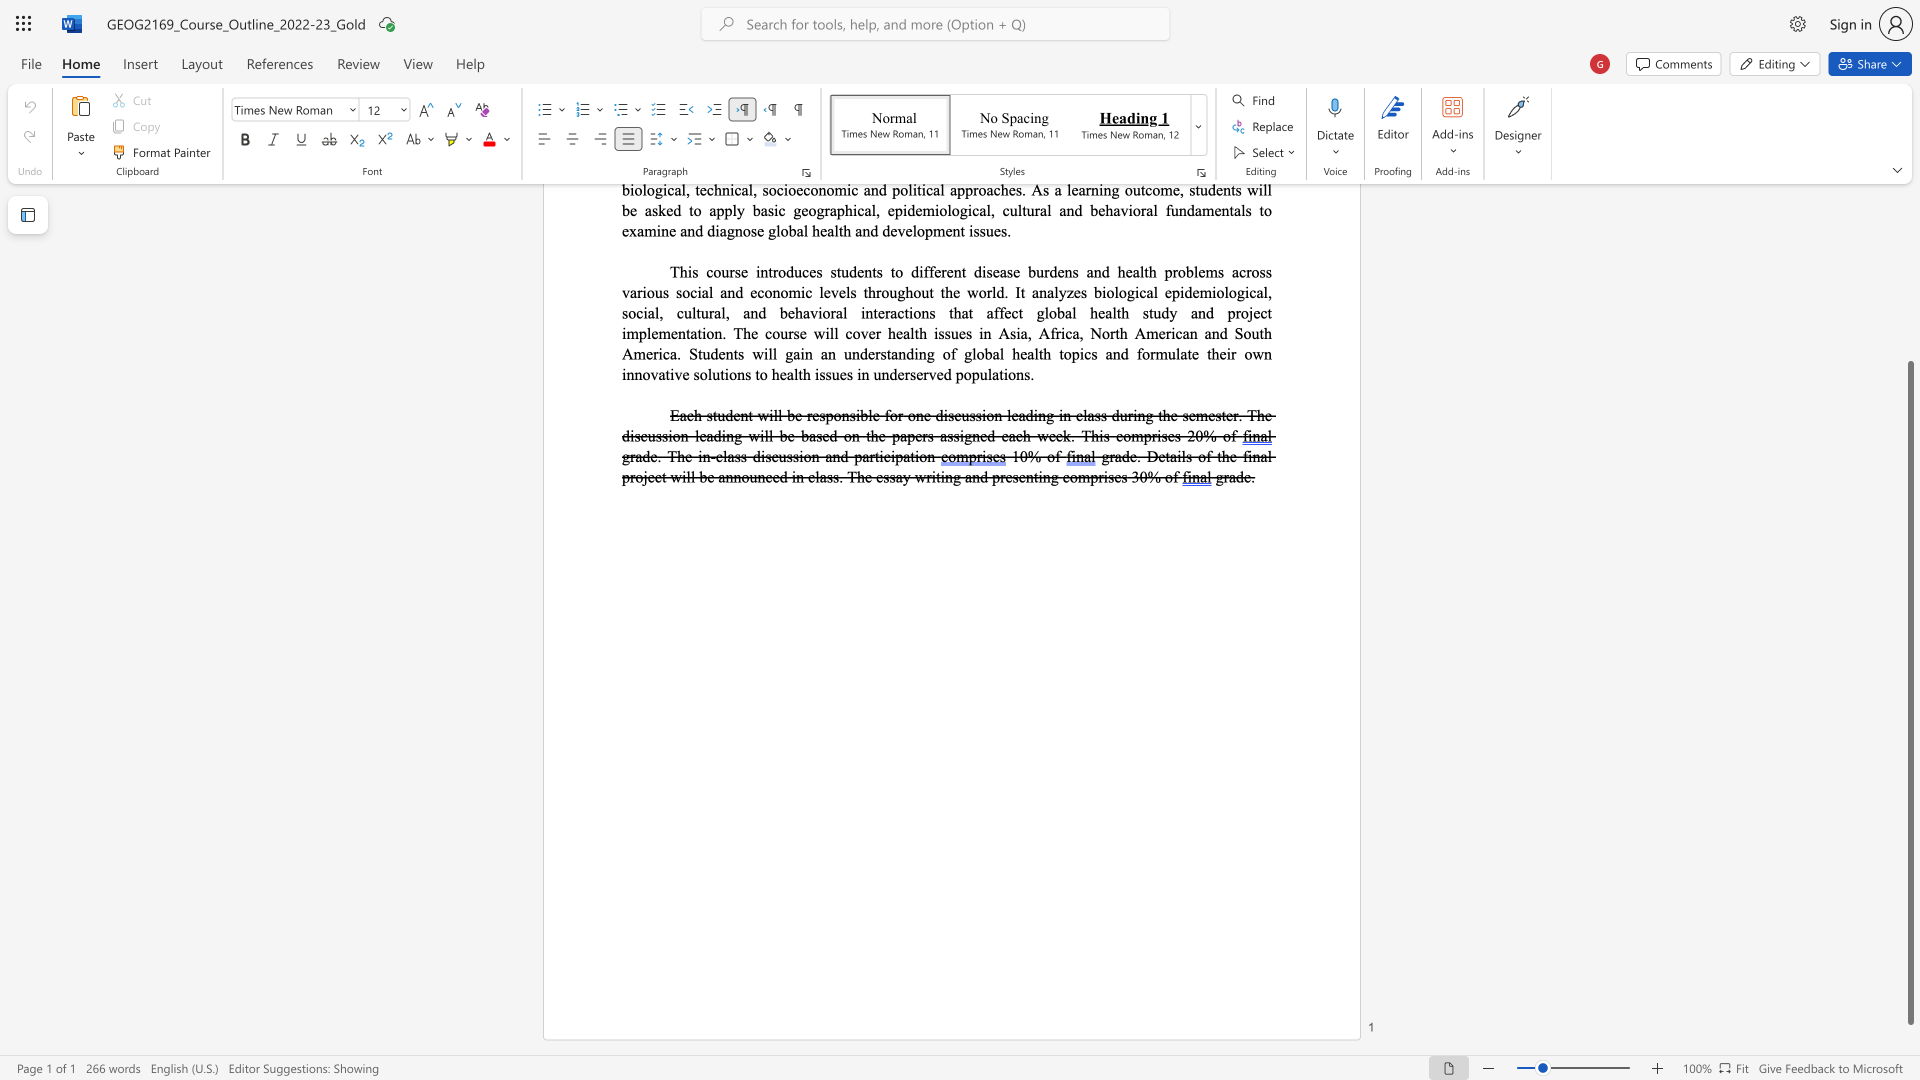  What do you see at coordinates (1909, 349) in the screenshot?
I see `the scrollbar on the right to shift the page higher` at bounding box center [1909, 349].